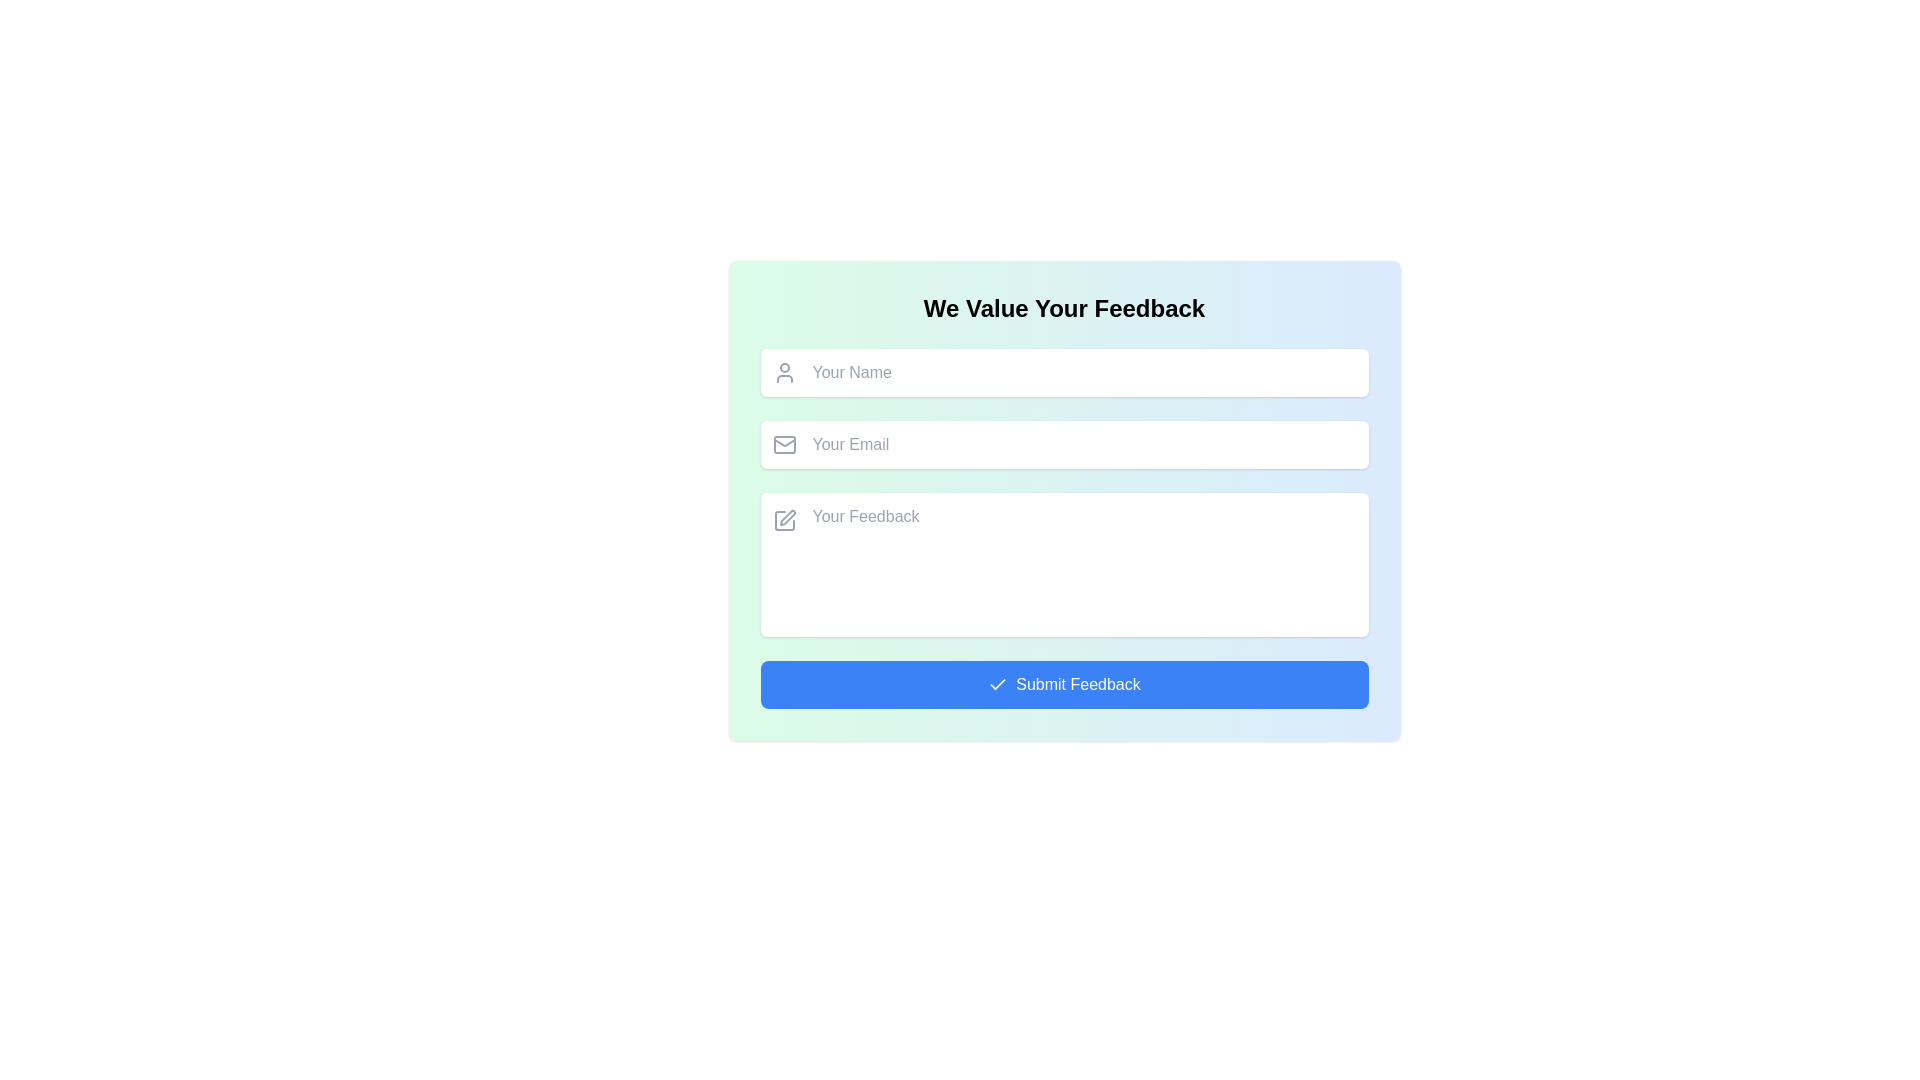  Describe the element at coordinates (998, 684) in the screenshot. I see `the checkmark icon on the left side of the 'Submit Feedback' button, which signifies confirmation of a successful action` at that location.